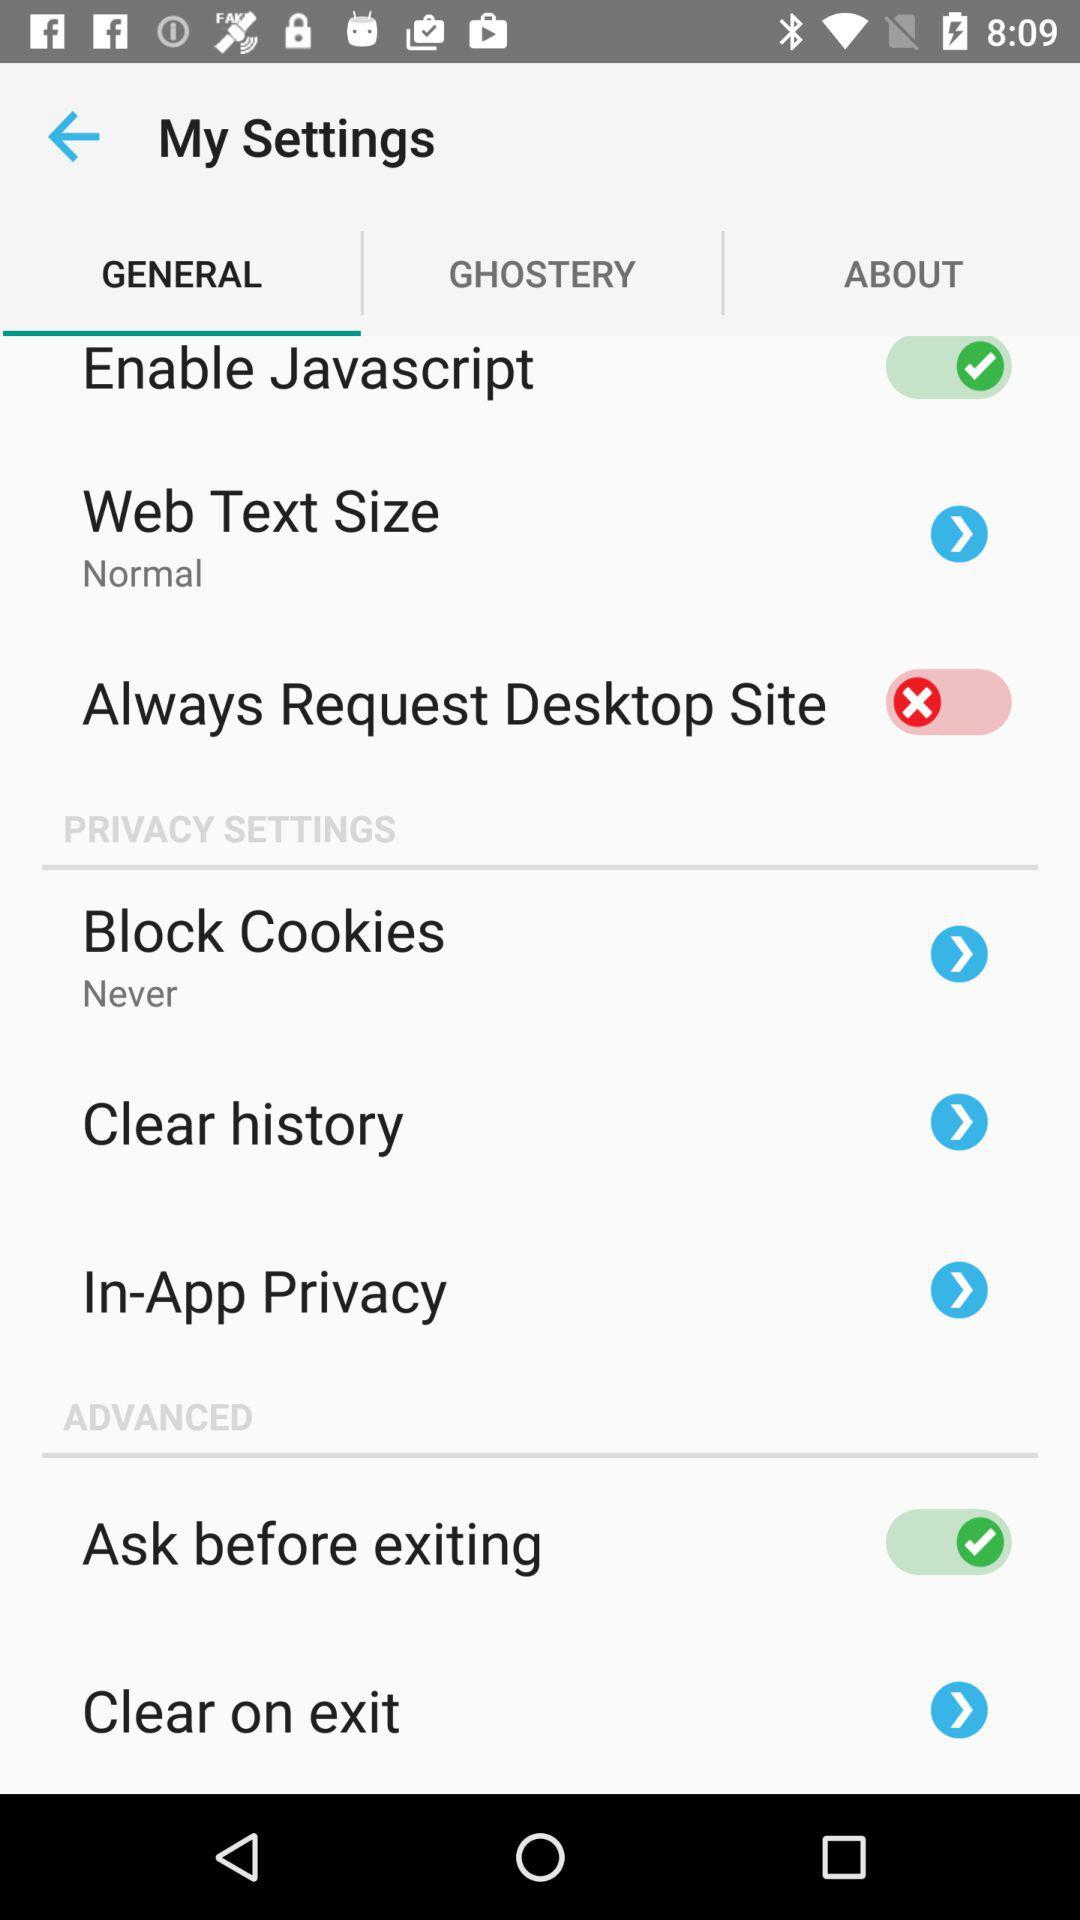 The width and height of the screenshot is (1080, 1920). What do you see at coordinates (958, 953) in the screenshot?
I see `the arrow button beside block cookies` at bounding box center [958, 953].